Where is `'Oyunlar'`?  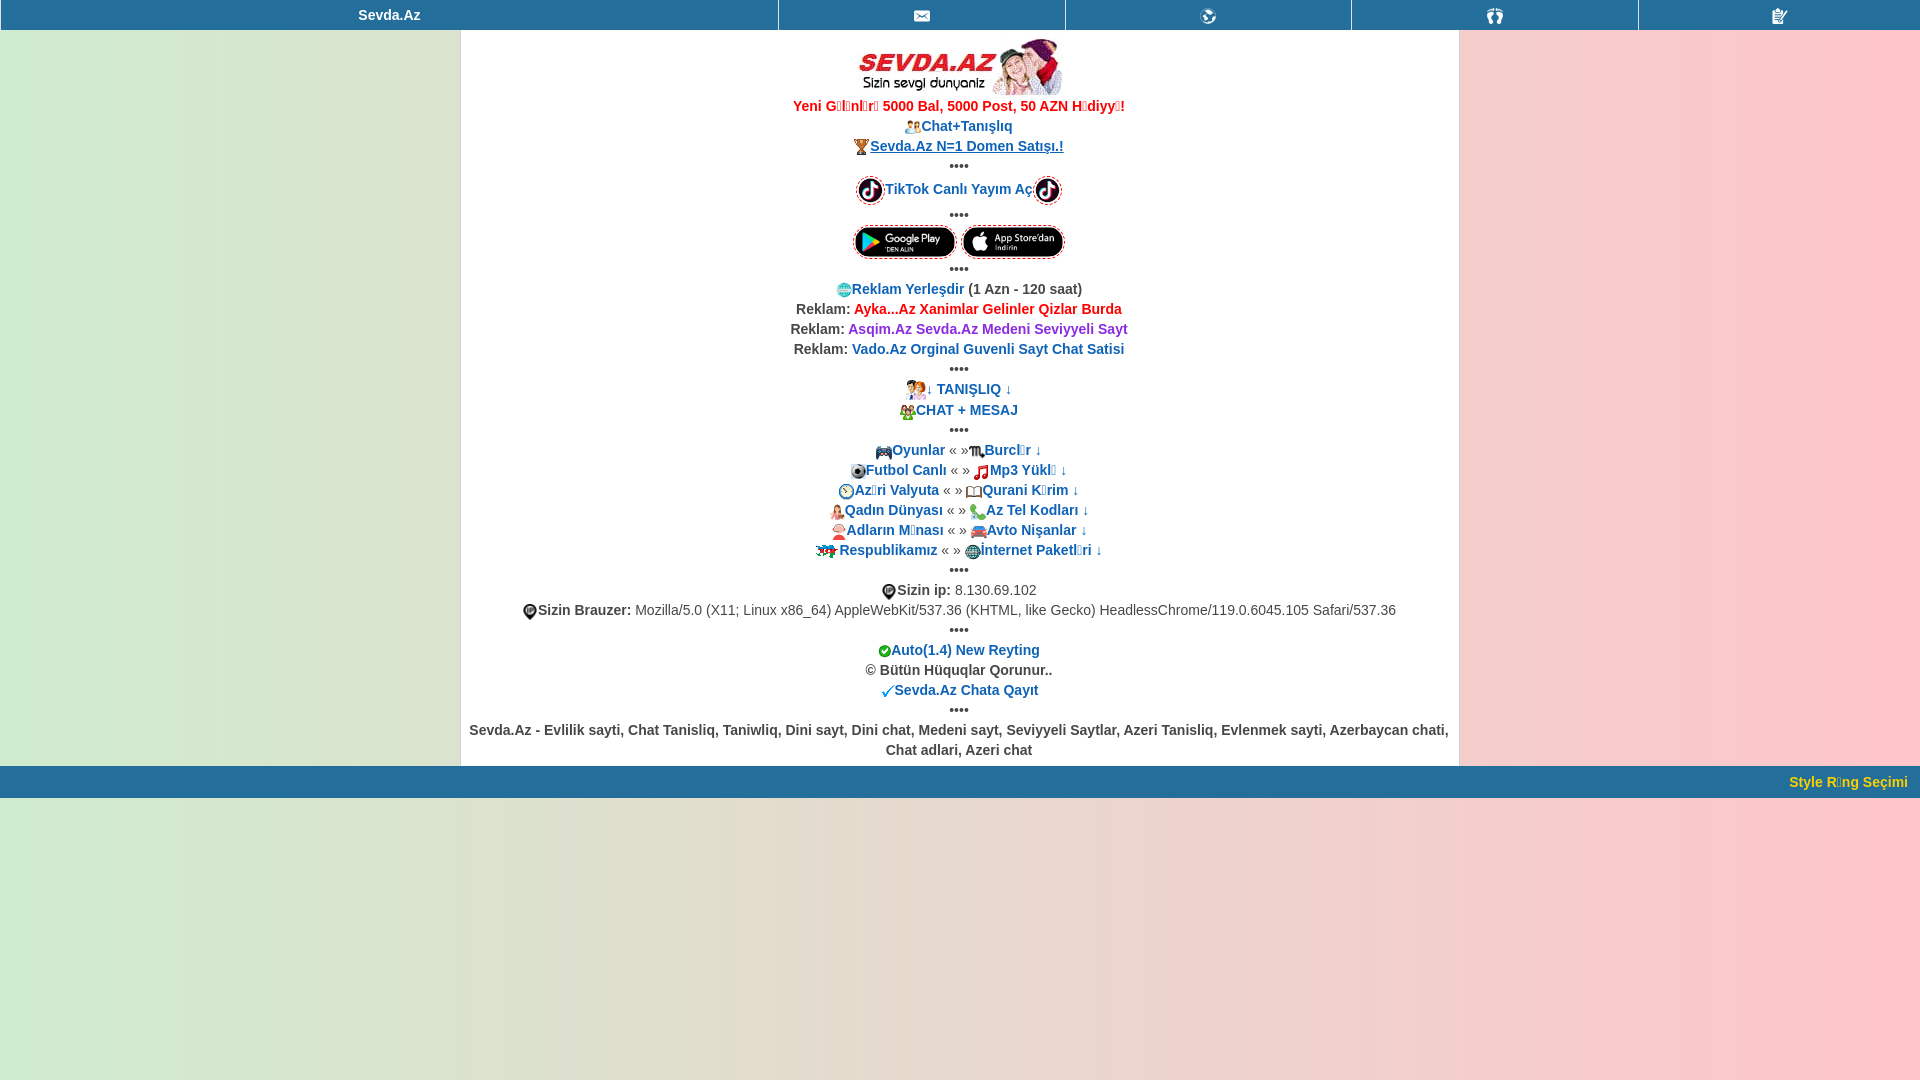 'Oyunlar' is located at coordinates (891, 450).